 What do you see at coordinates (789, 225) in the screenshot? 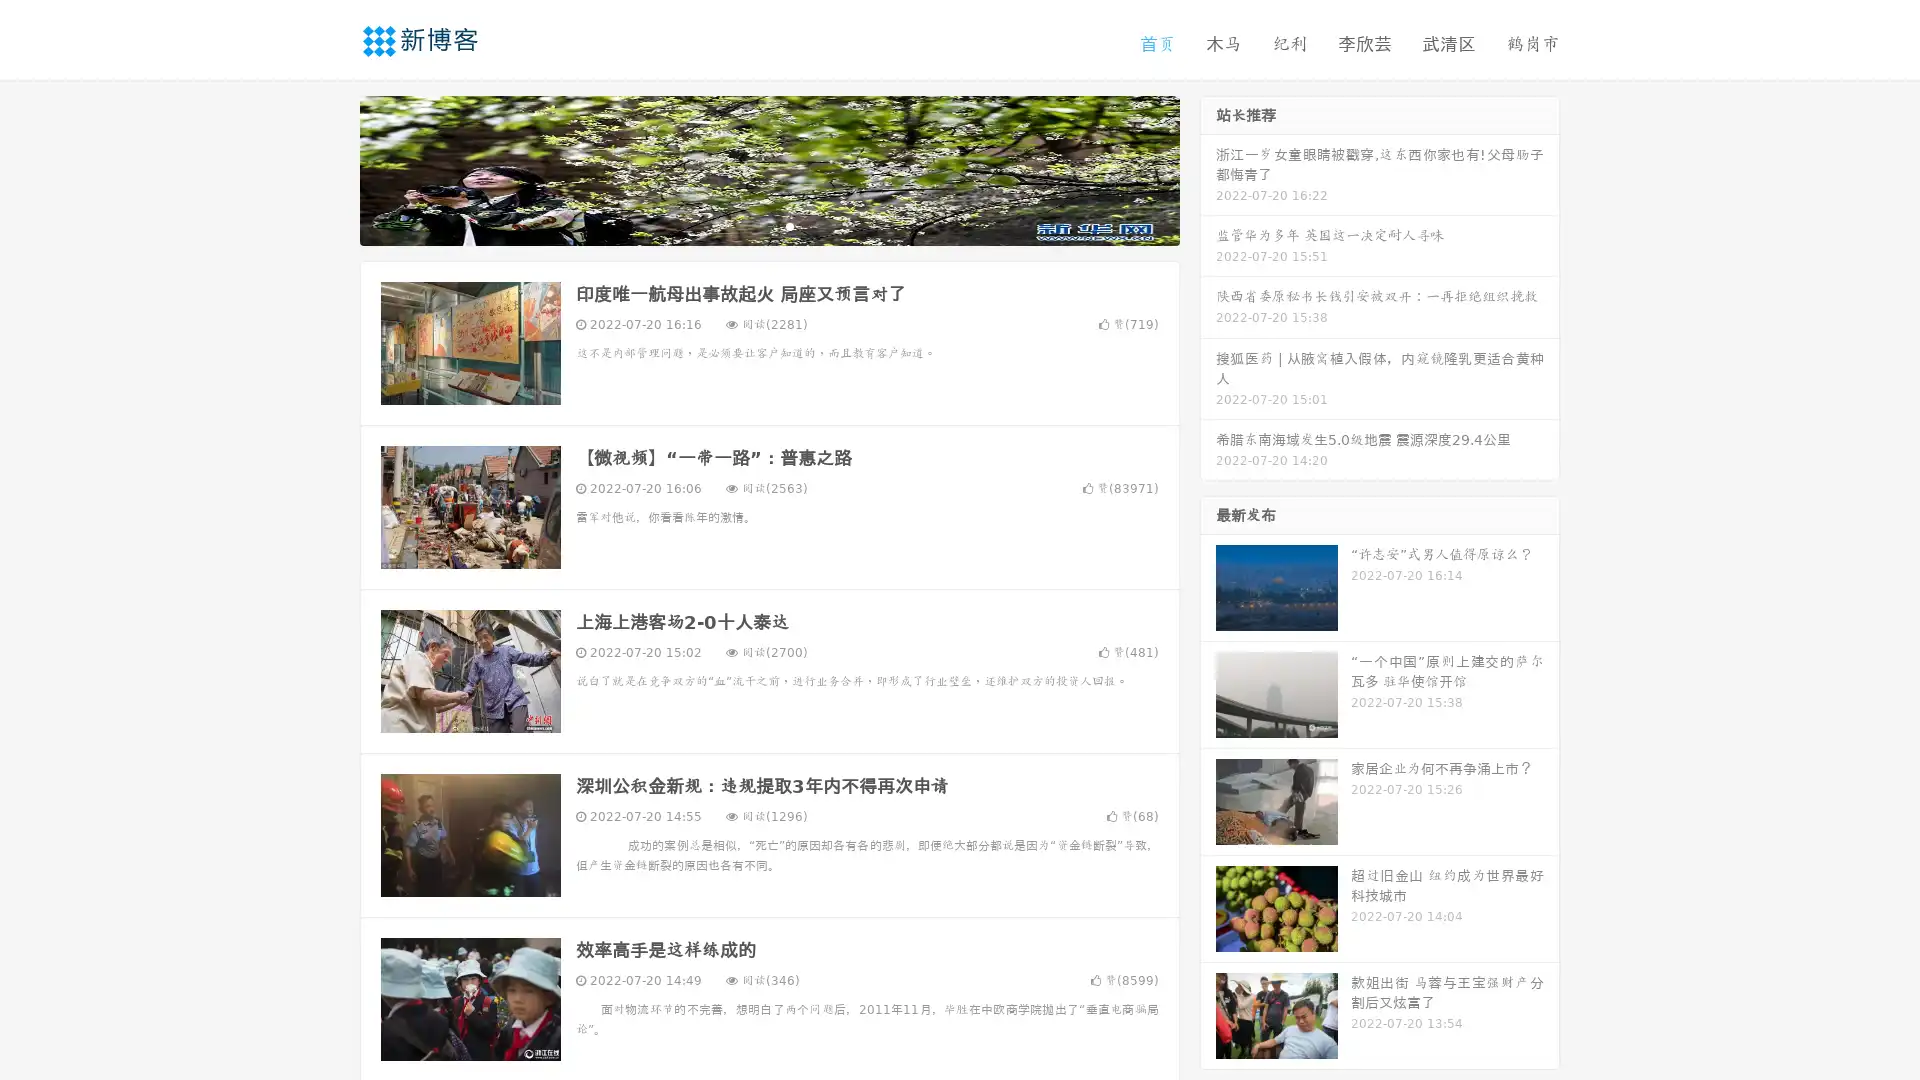
I see `Go to slide 3` at bounding box center [789, 225].